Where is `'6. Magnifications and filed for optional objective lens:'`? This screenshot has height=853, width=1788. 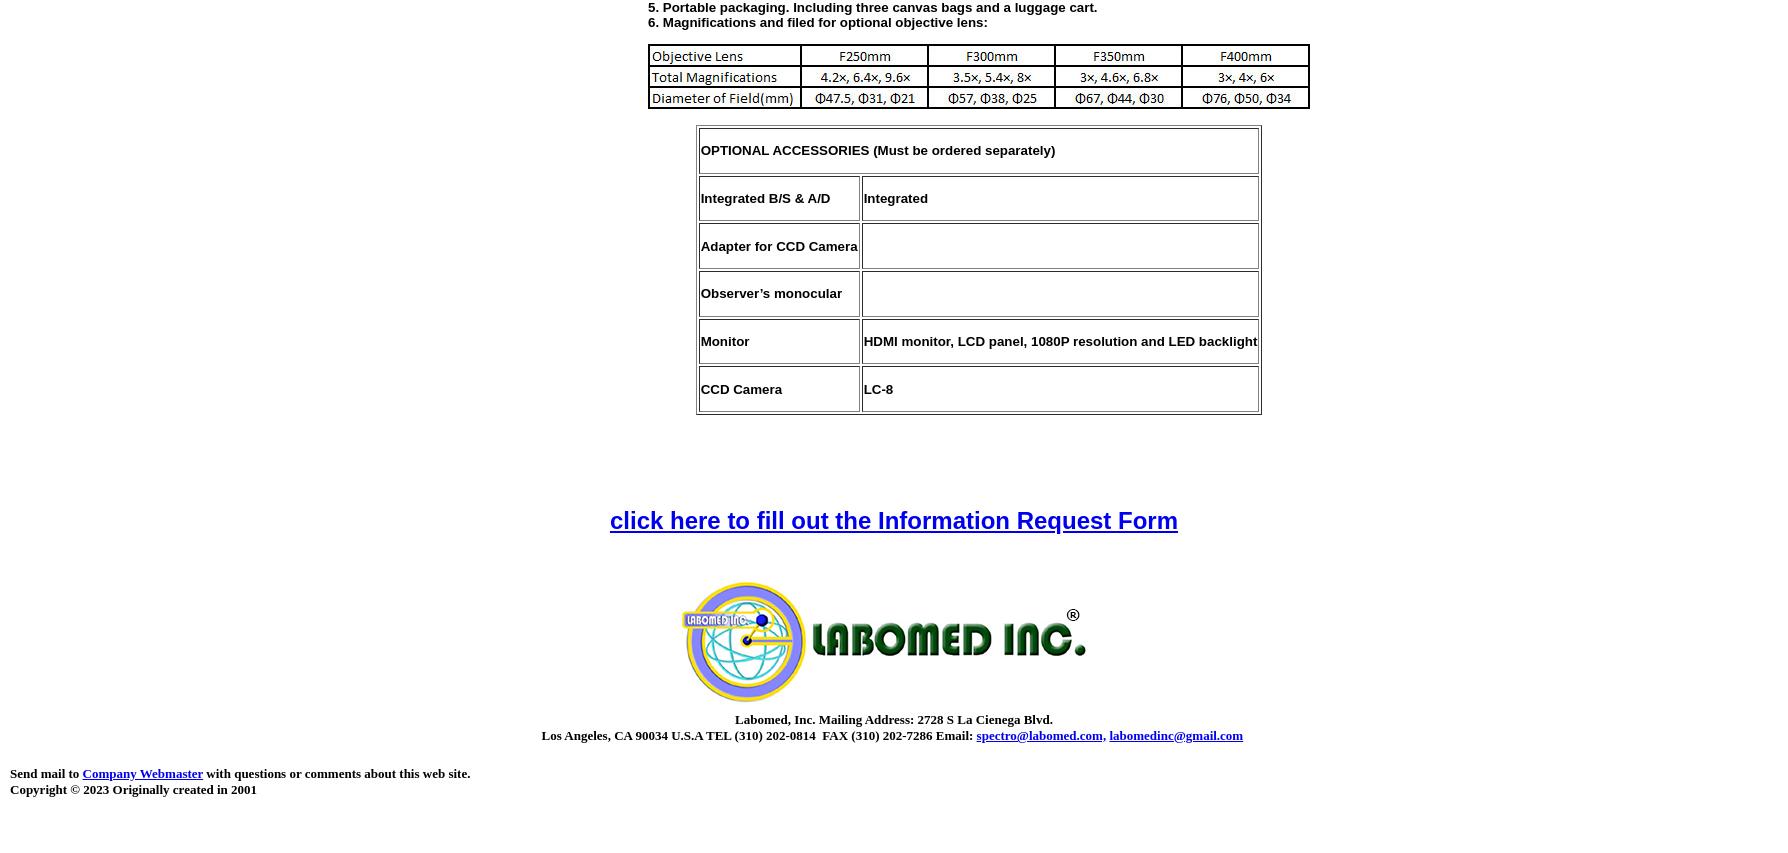
'6. Magnifications and filed for optional objective lens:' is located at coordinates (816, 21).